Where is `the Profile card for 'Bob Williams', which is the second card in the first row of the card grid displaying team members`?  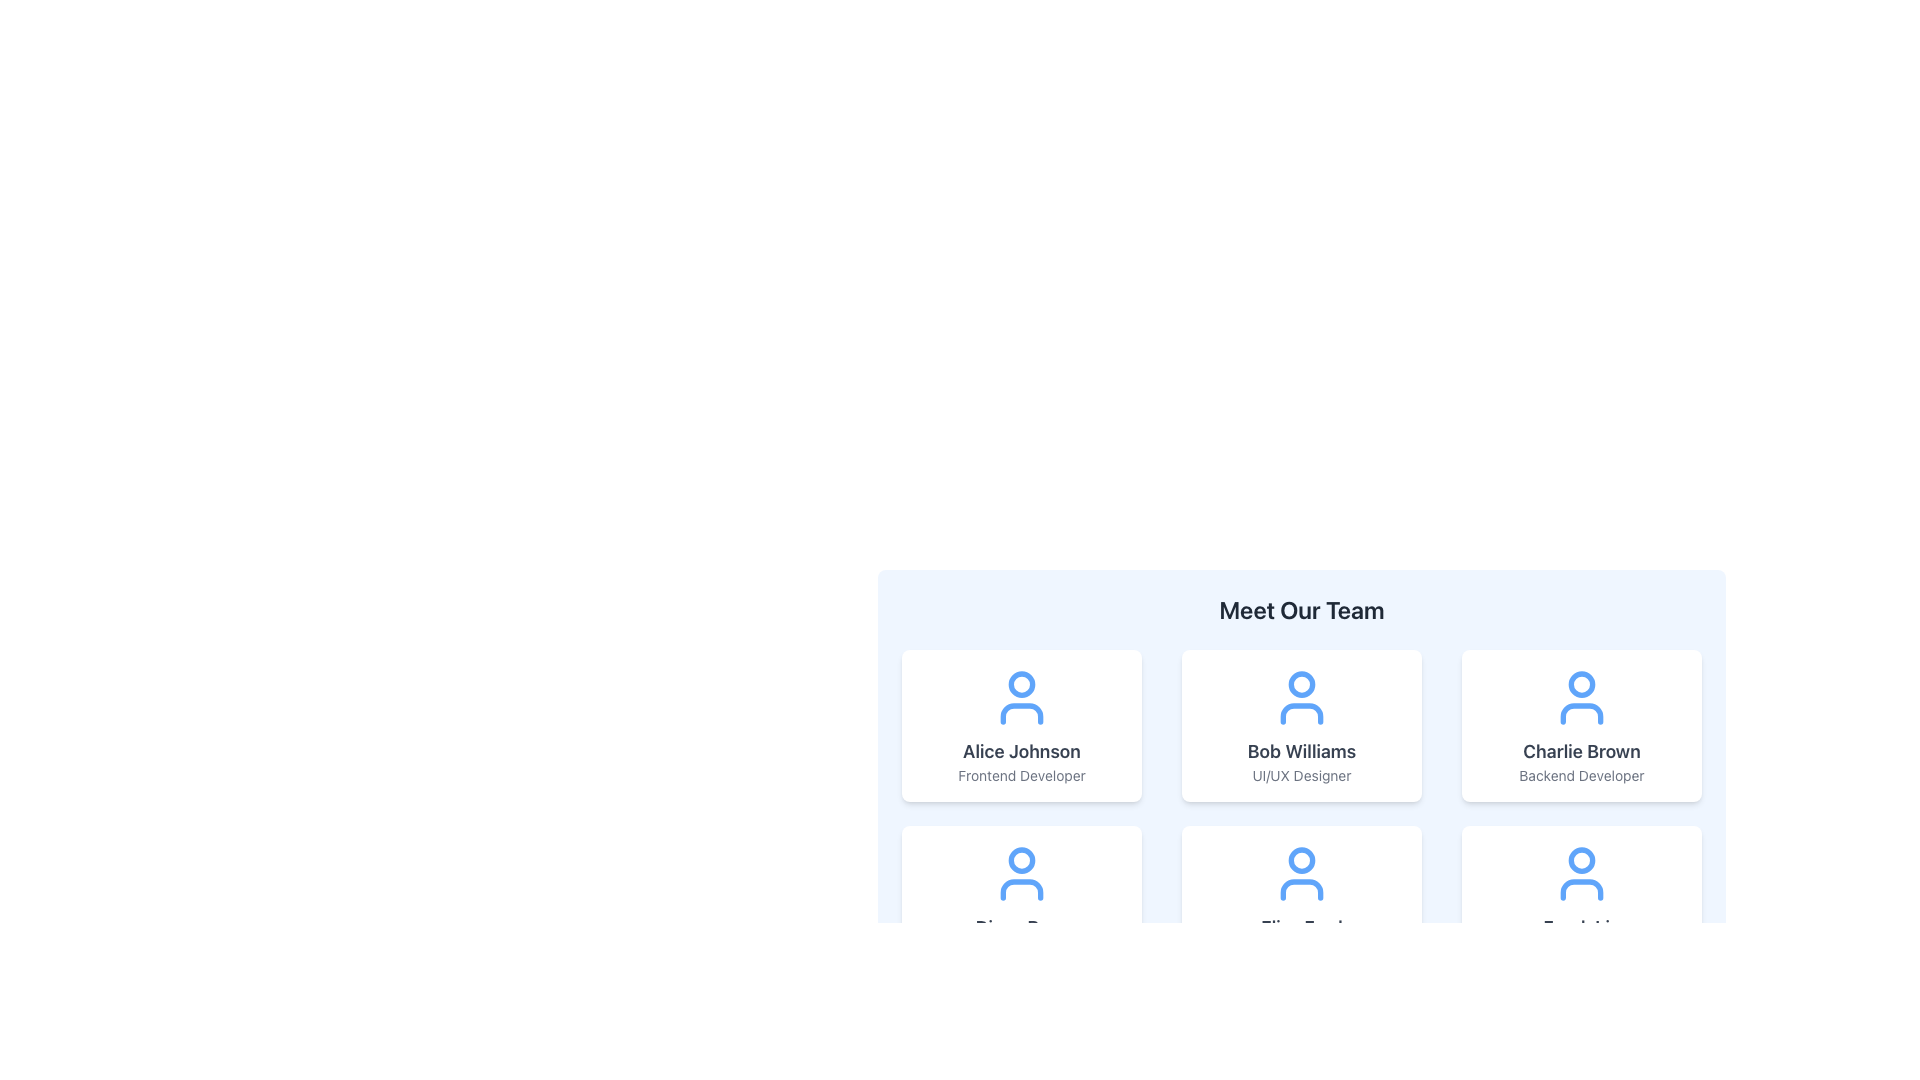
the Profile card for 'Bob Williams', which is the second card in the first row of the card grid displaying team members is located at coordinates (1301, 785).